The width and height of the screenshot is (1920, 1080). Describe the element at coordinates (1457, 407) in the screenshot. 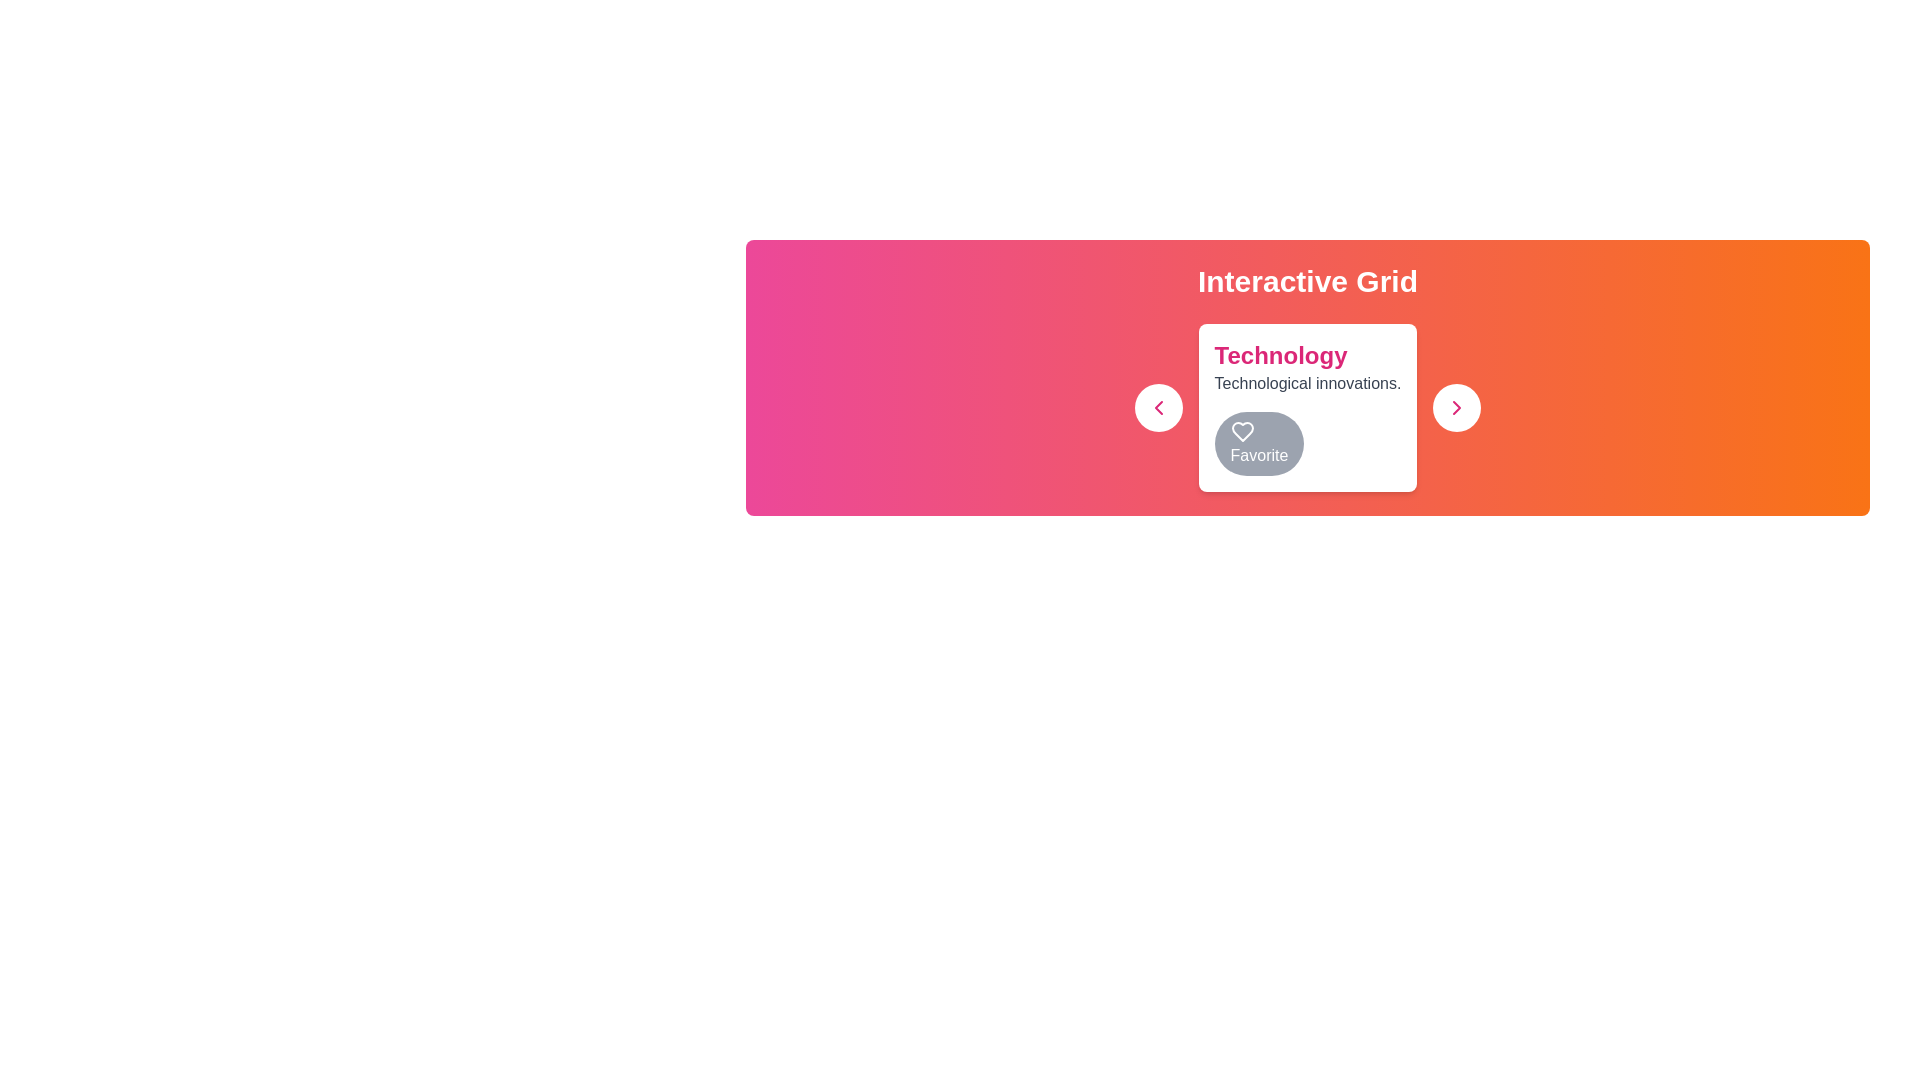

I see `the rightward-pointing chevron icon within the circular button with a pink border` at that location.